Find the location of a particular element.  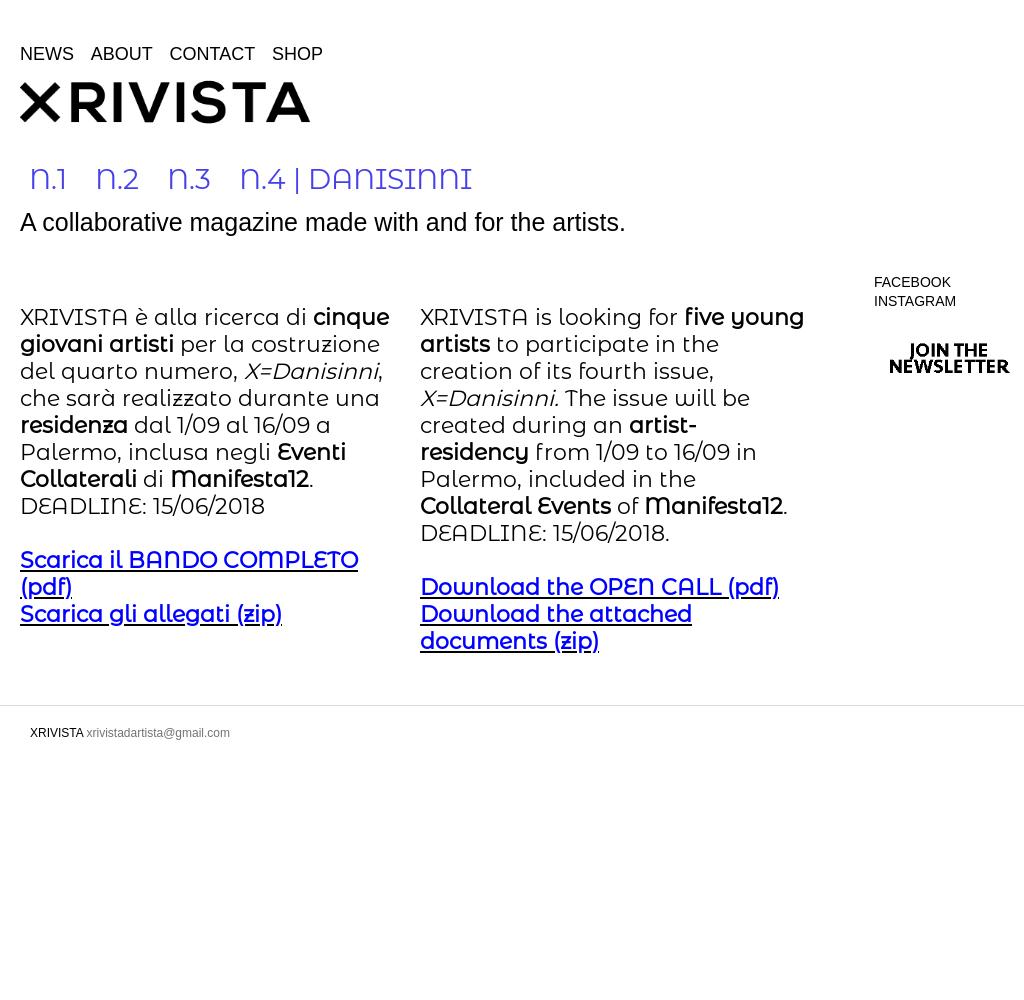

'A collaborative magazine made with and for the artists.' is located at coordinates (19, 221).